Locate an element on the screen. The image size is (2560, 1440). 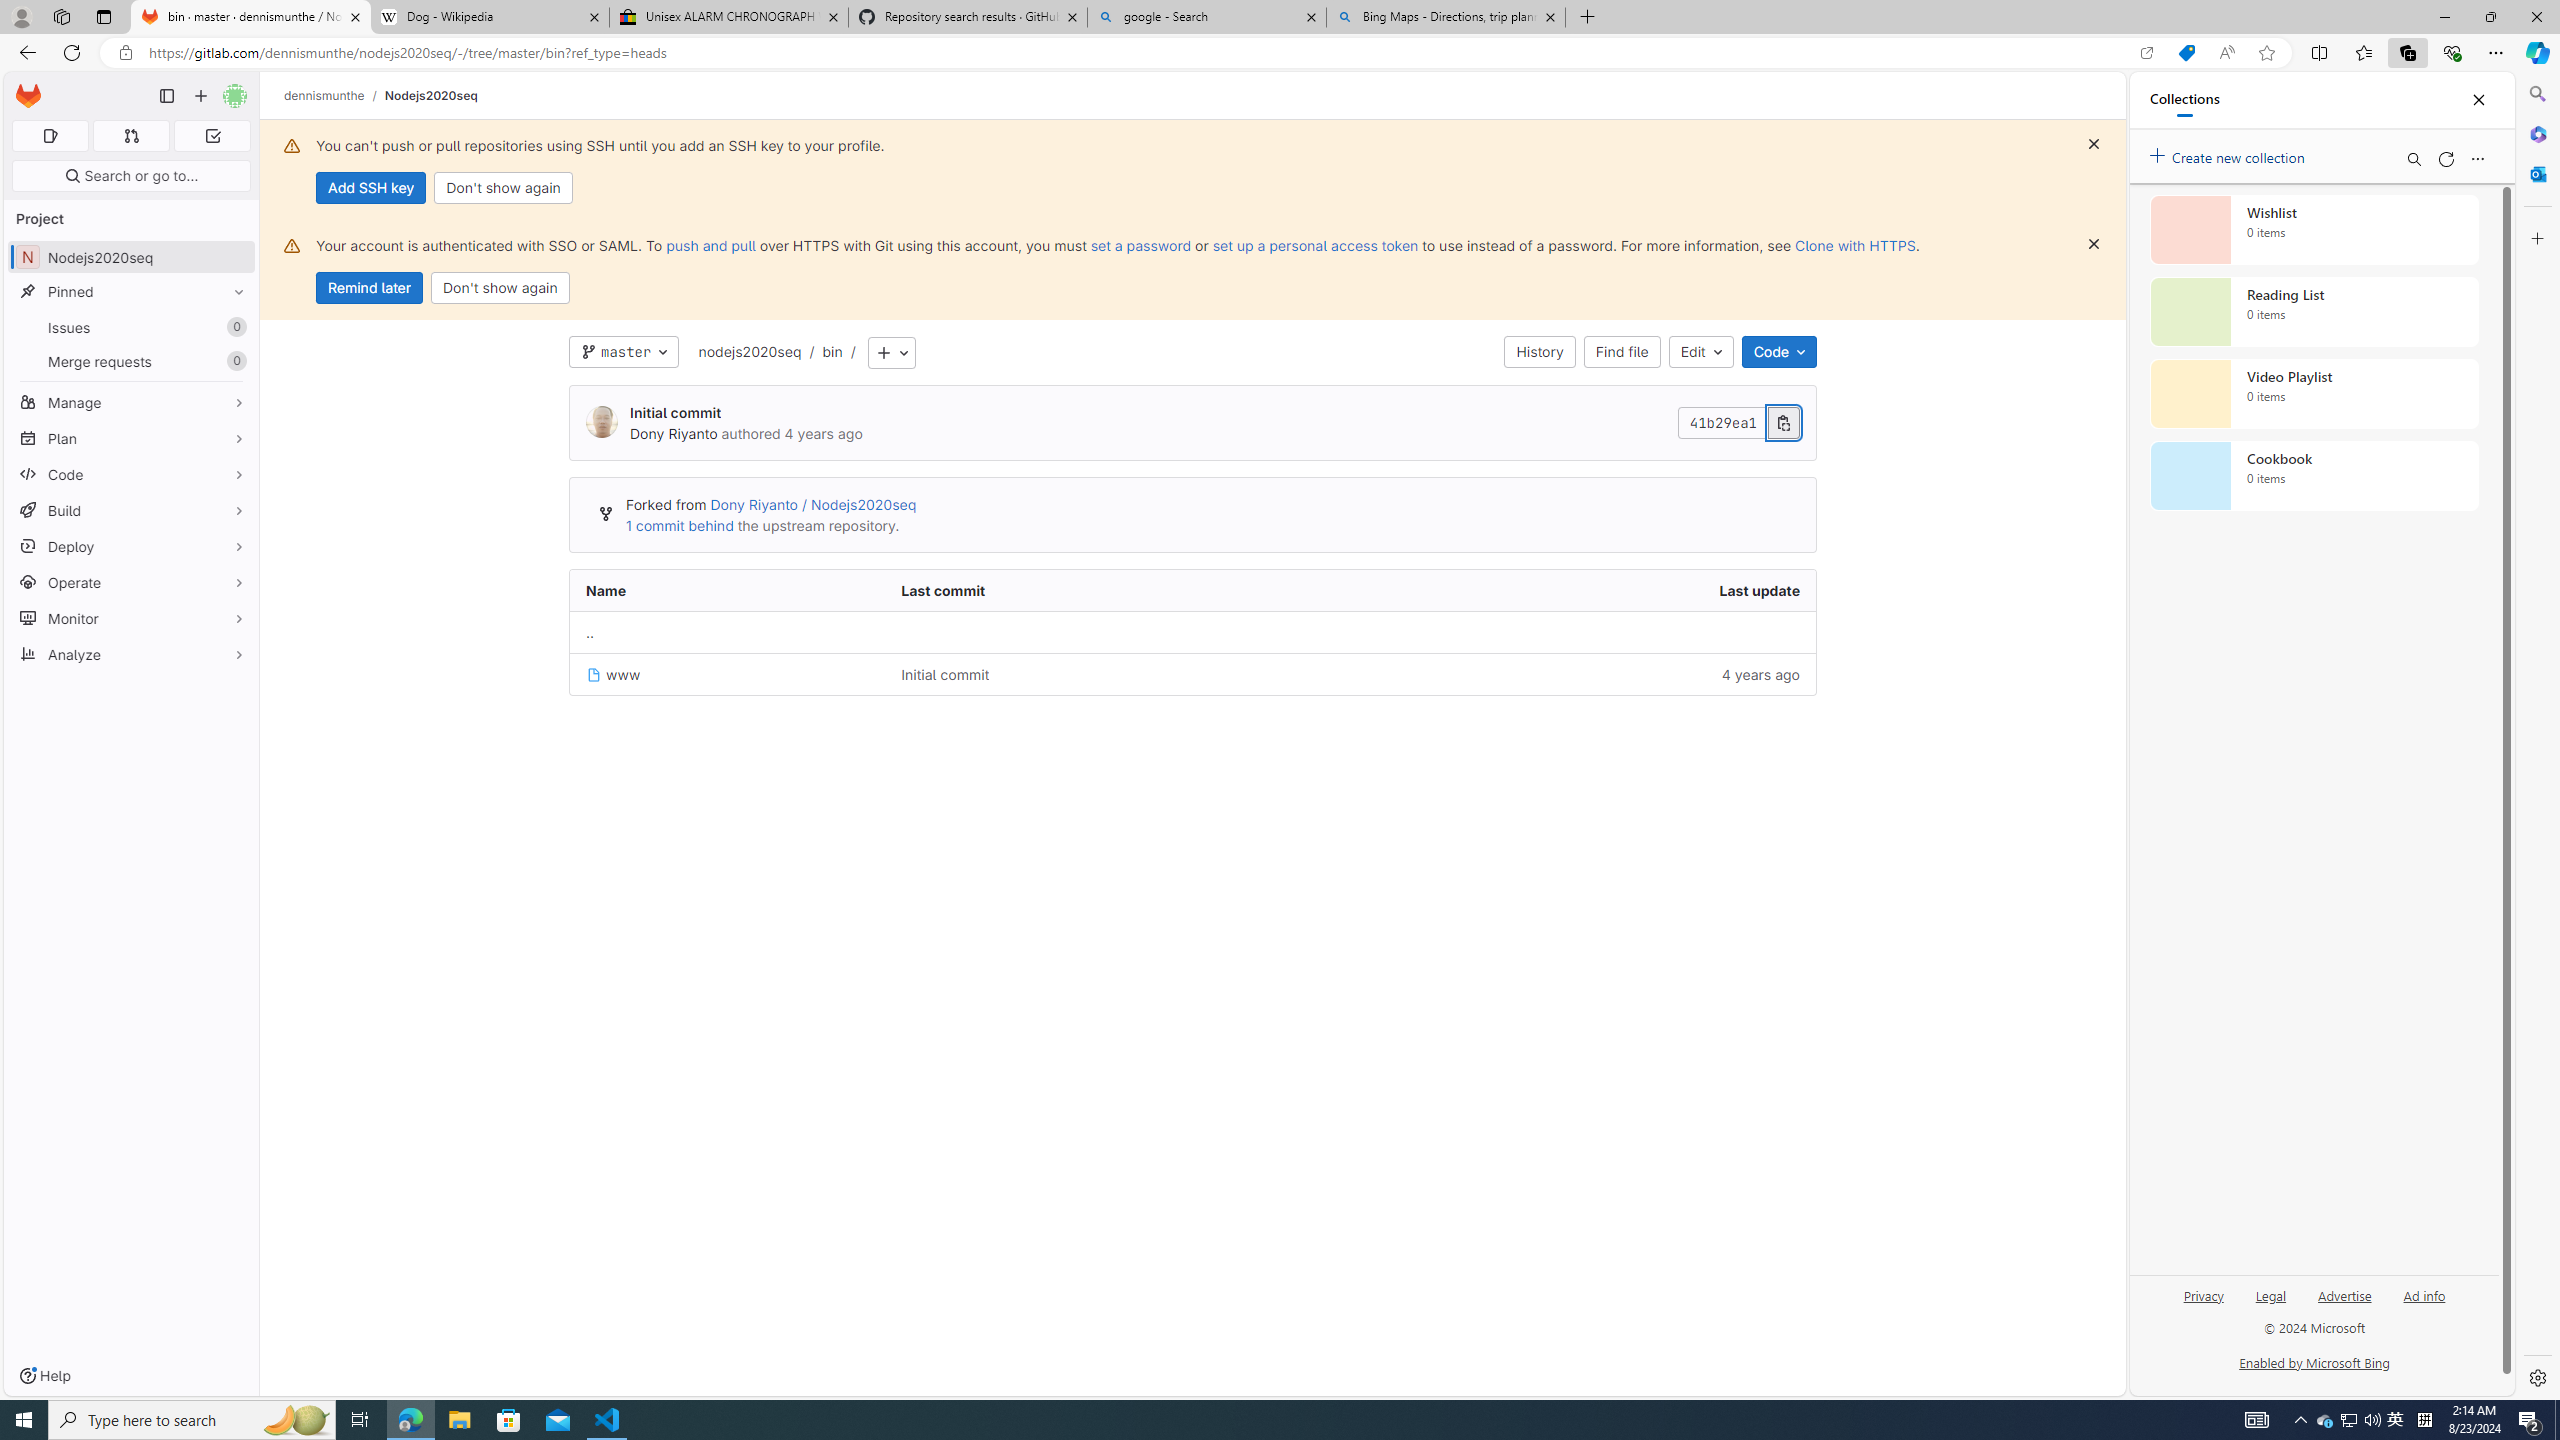
'set a password' is located at coordinates (1141, 245).